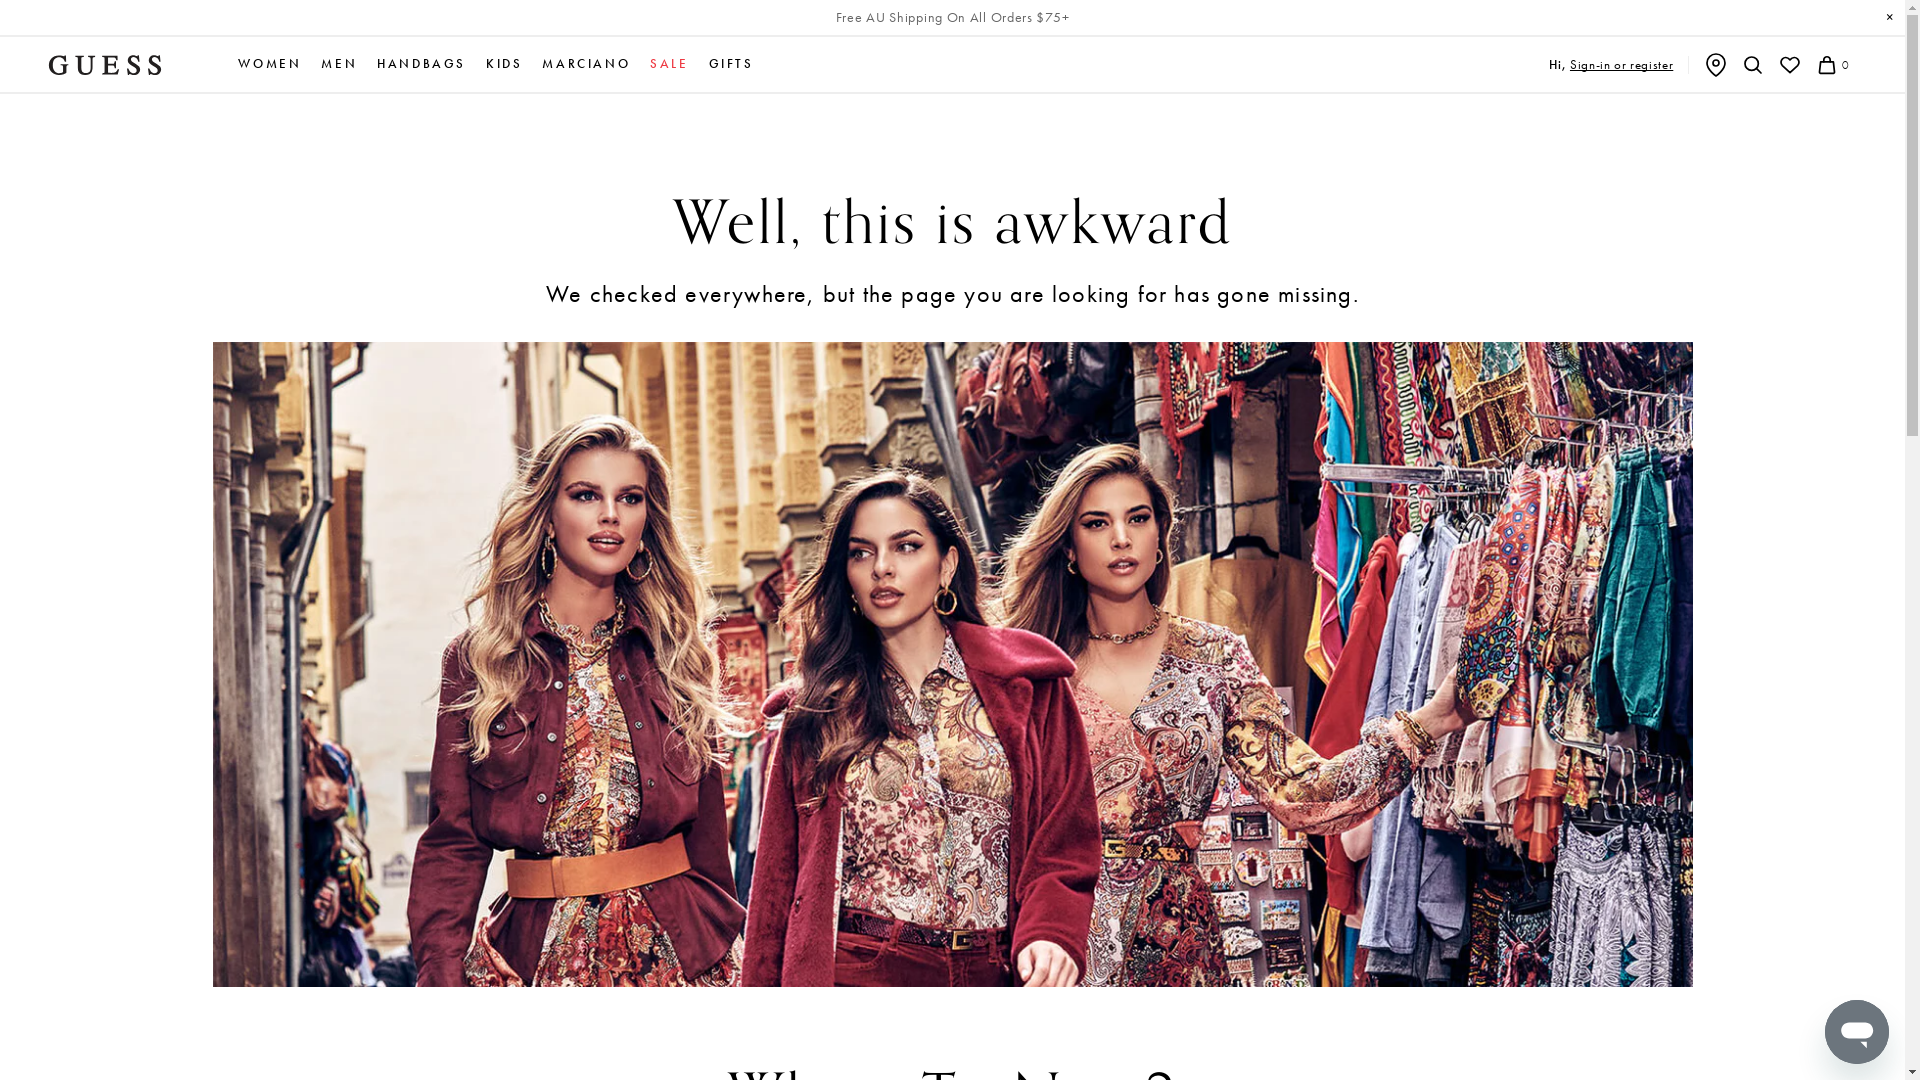 The height and width of the screenshot is (1080, 1920). Describe the element at coordinates (709, 63) in the screenshot. I see `'GIFTS'` at that location.